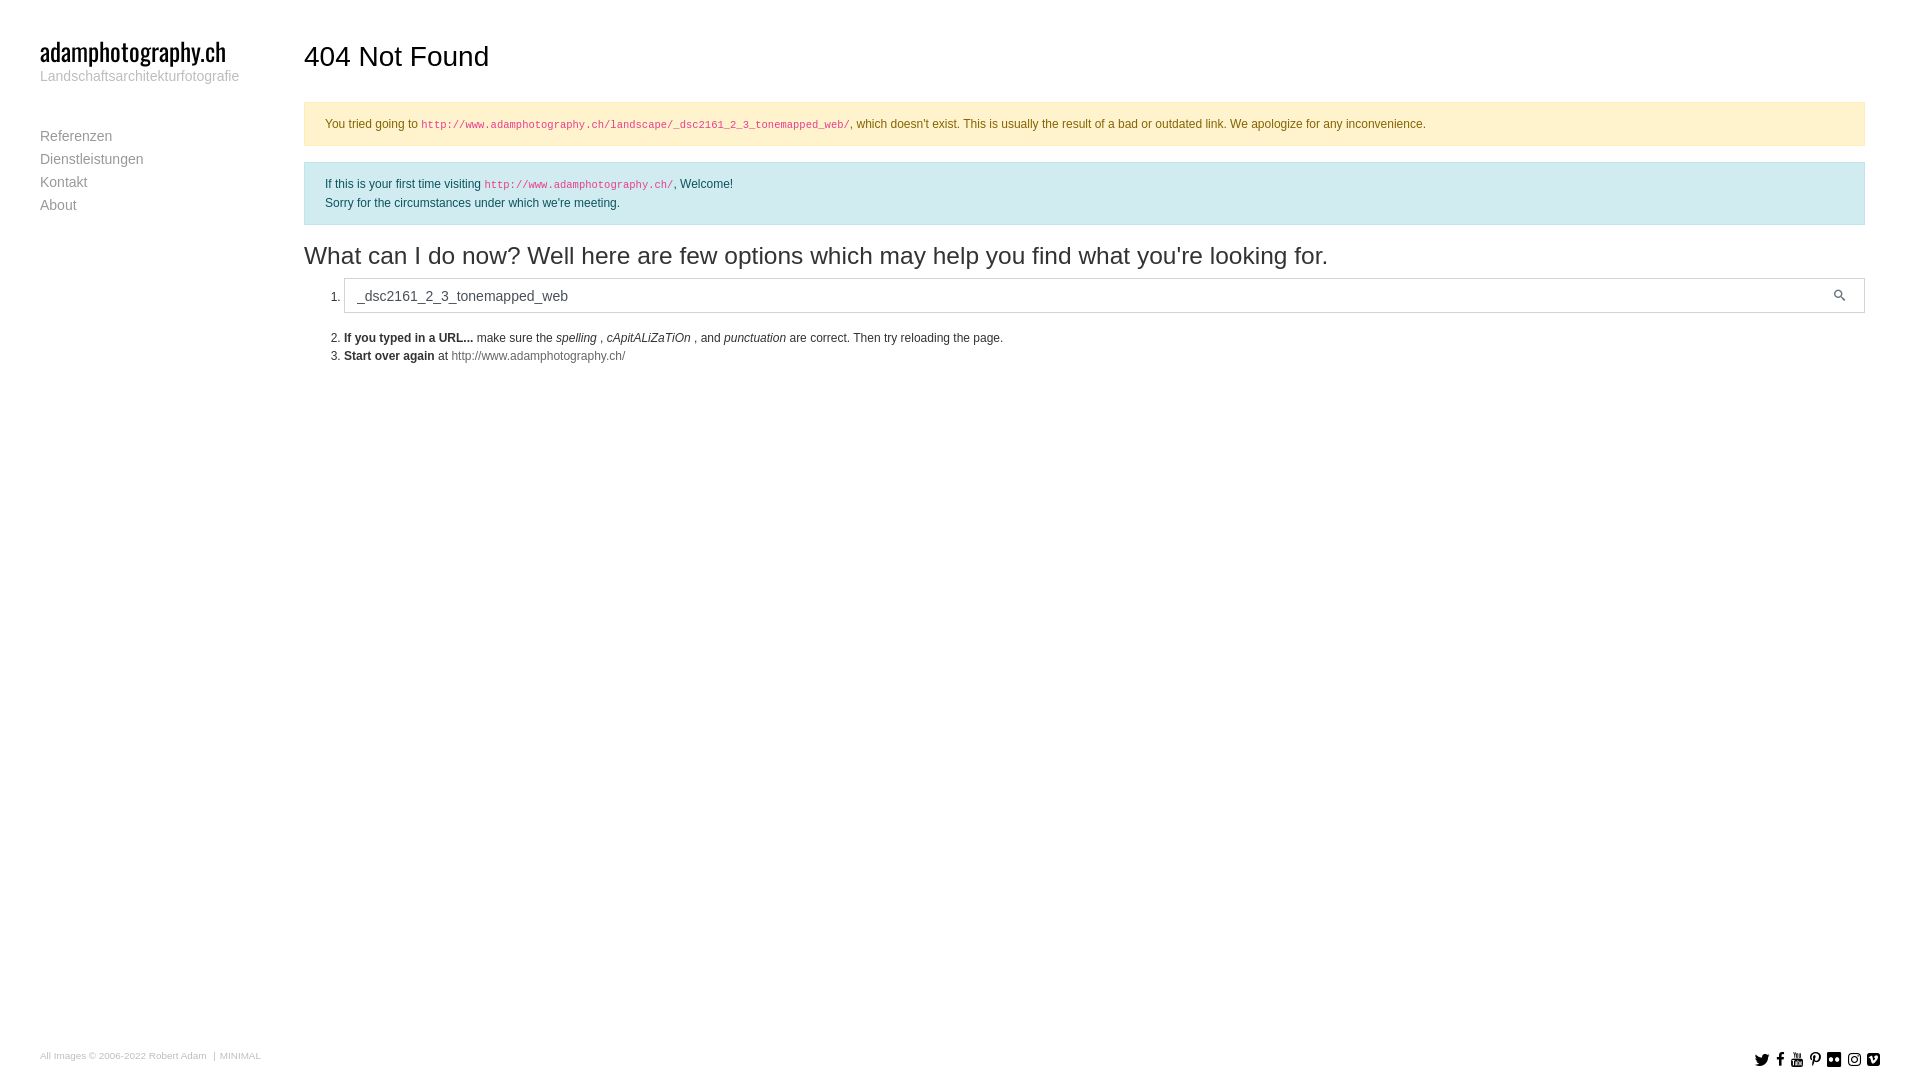 The width and height of the screenshot is (1920, 1080). Describe the element at coordinates (1762, 1059) in the screenshot. I see `'Follow us on Twitter'` at that location.